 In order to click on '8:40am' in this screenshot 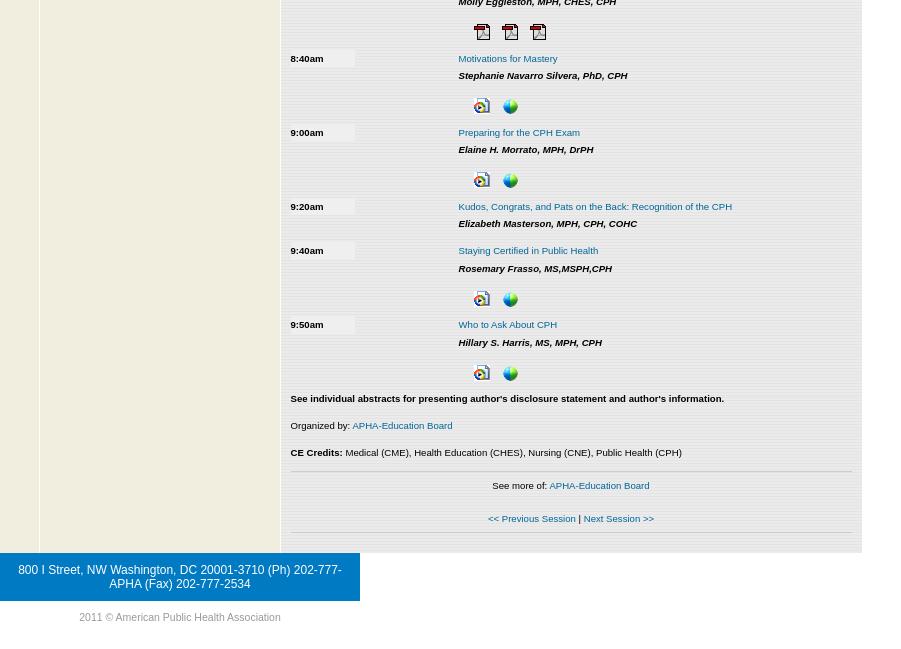, I will do `click(306, 56)`.